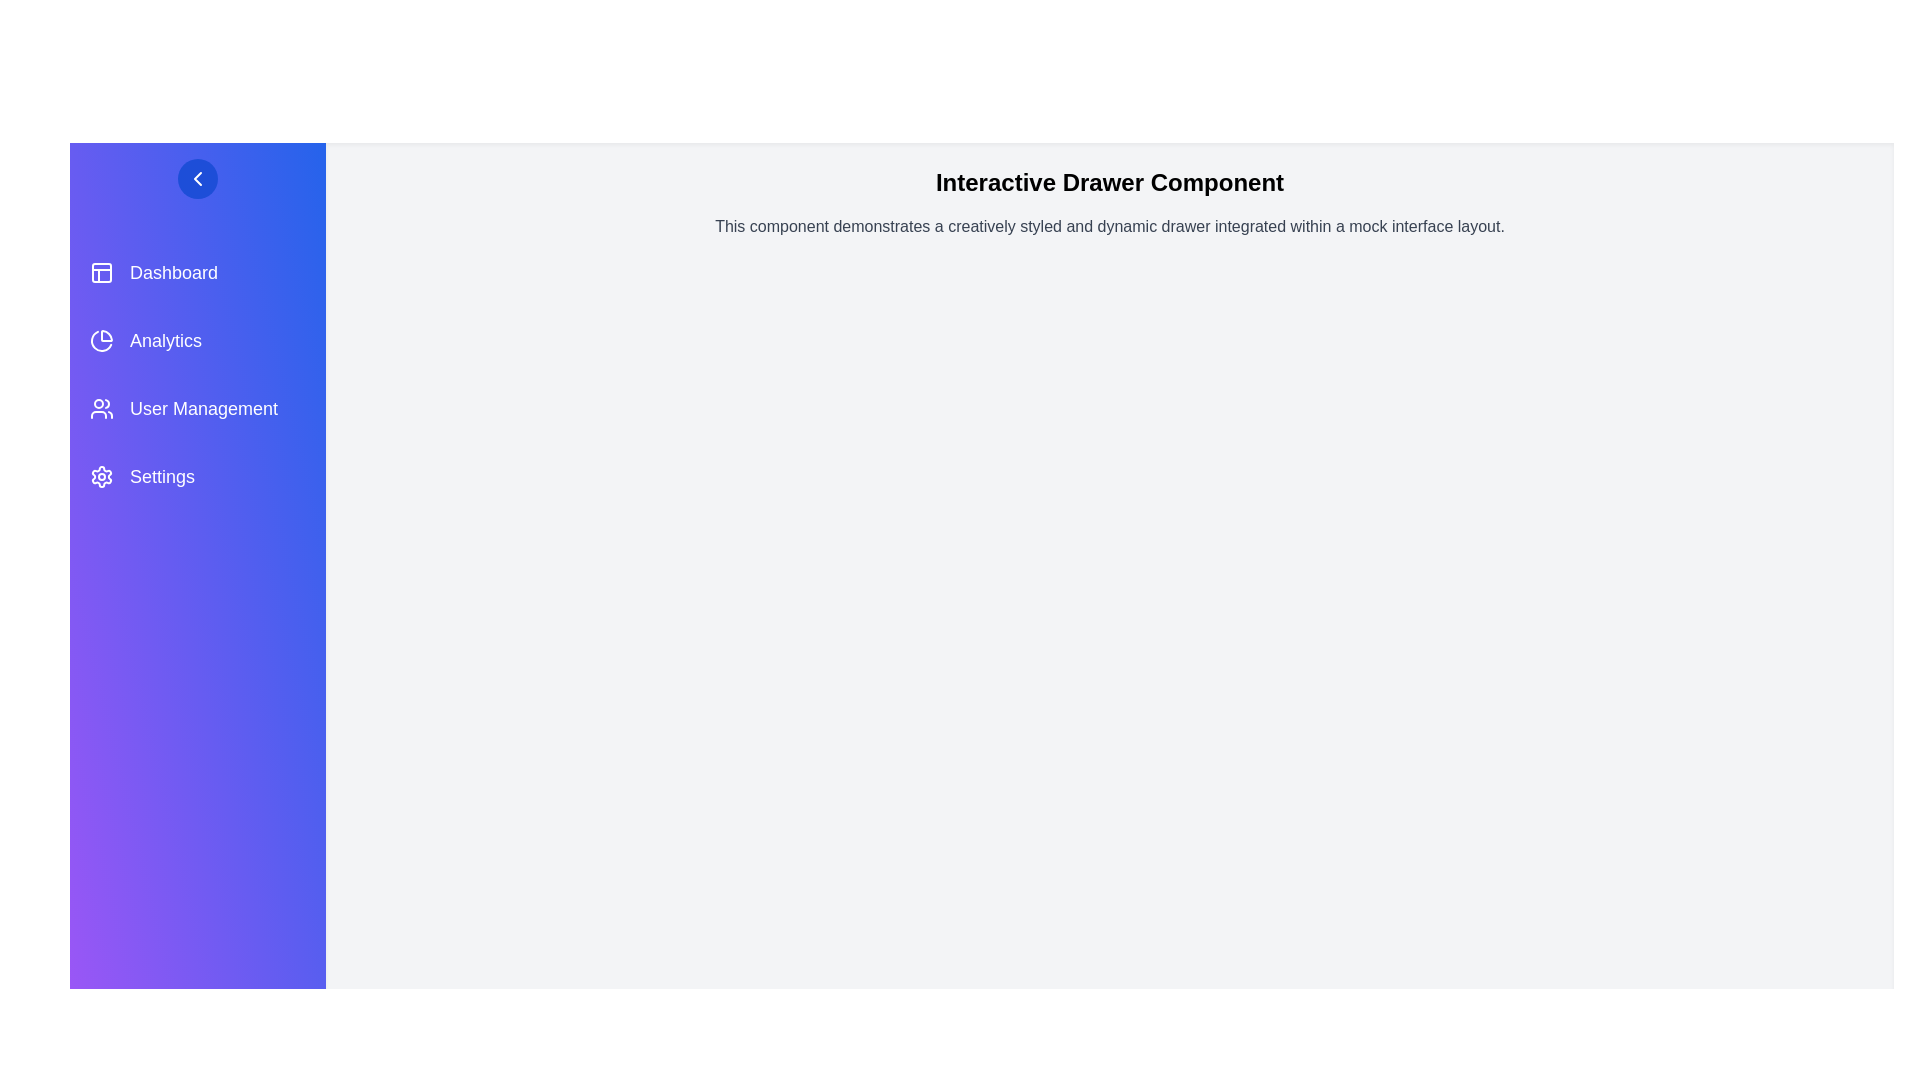 The height and width of the screenshot is (1080, 1920). What do you see at coordinates (197, 407) in the screenshot?
I see `the menu item User Management by clicking on it` at bounding box center [197, 407].